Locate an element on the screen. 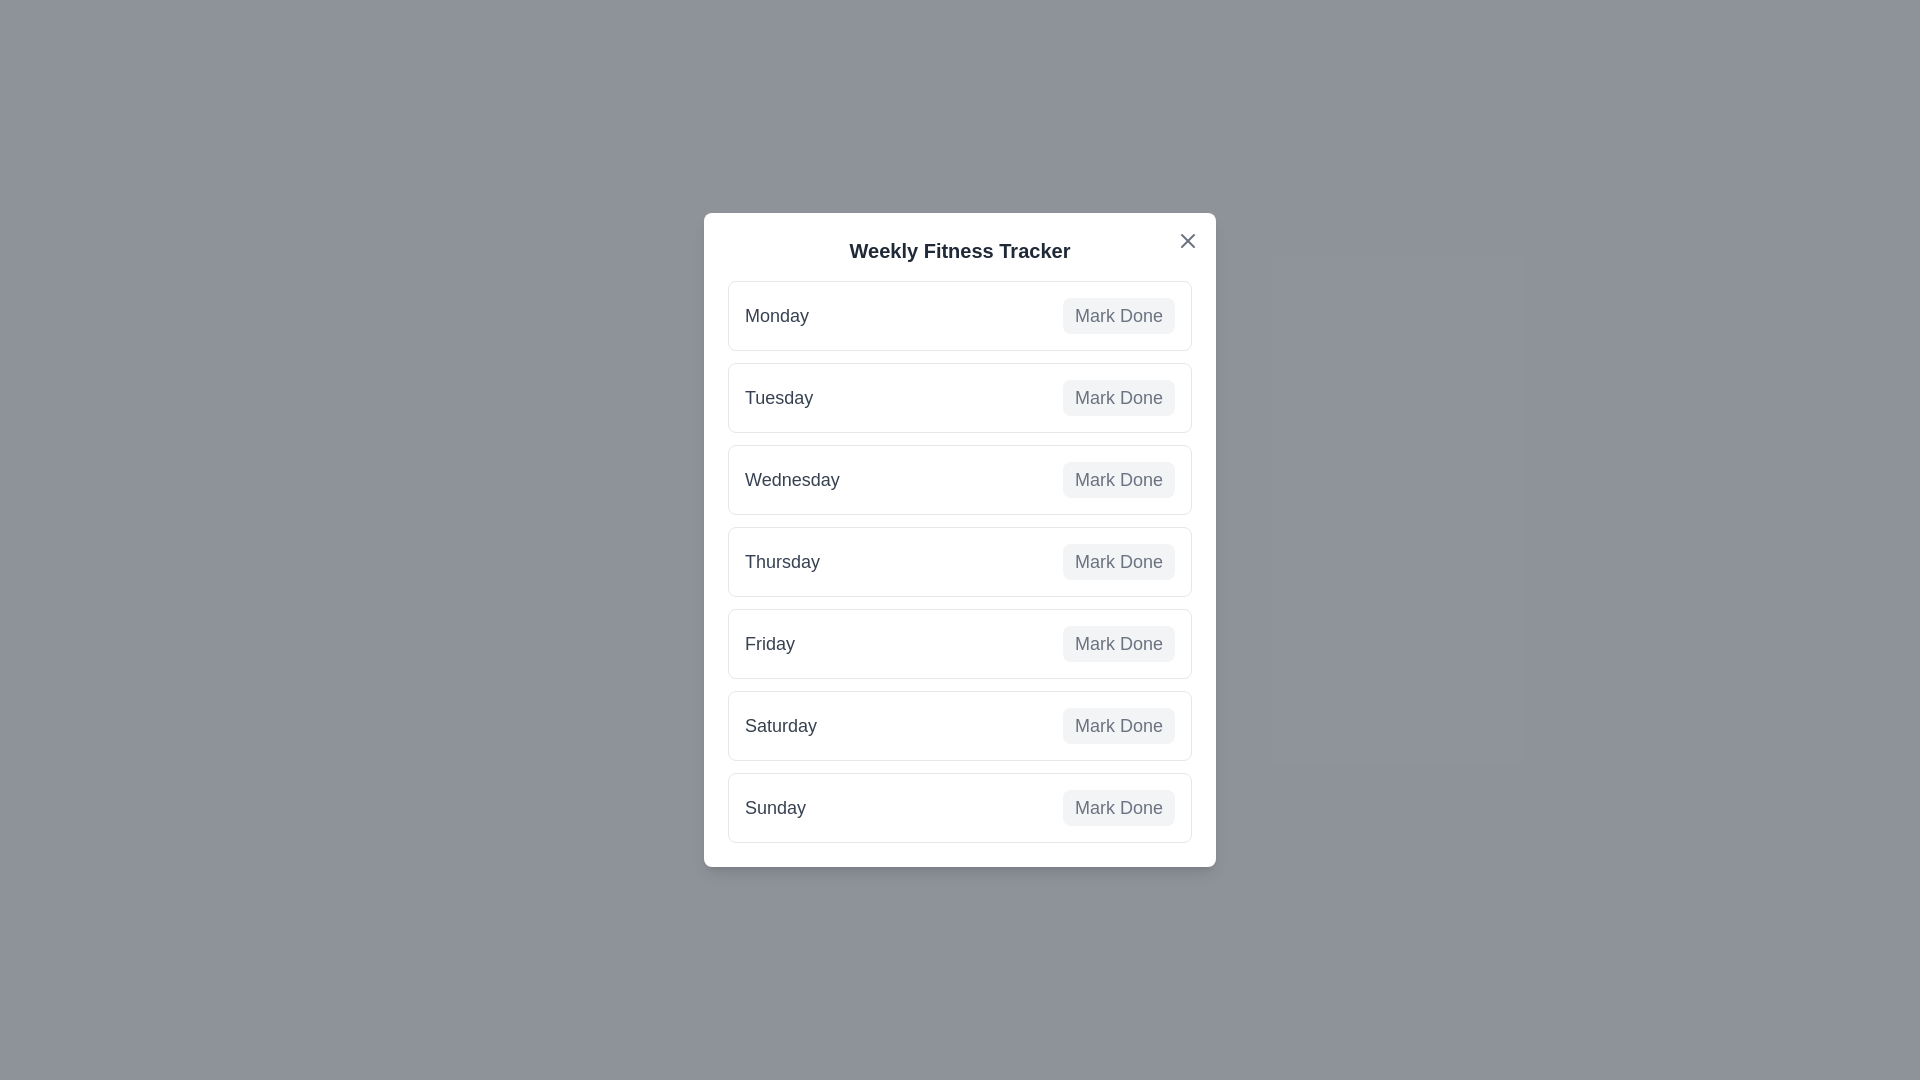 This screenshot has width=1920, height=1080. 'Mark Done' button for Sunday is located at coordinates (1117, 806).